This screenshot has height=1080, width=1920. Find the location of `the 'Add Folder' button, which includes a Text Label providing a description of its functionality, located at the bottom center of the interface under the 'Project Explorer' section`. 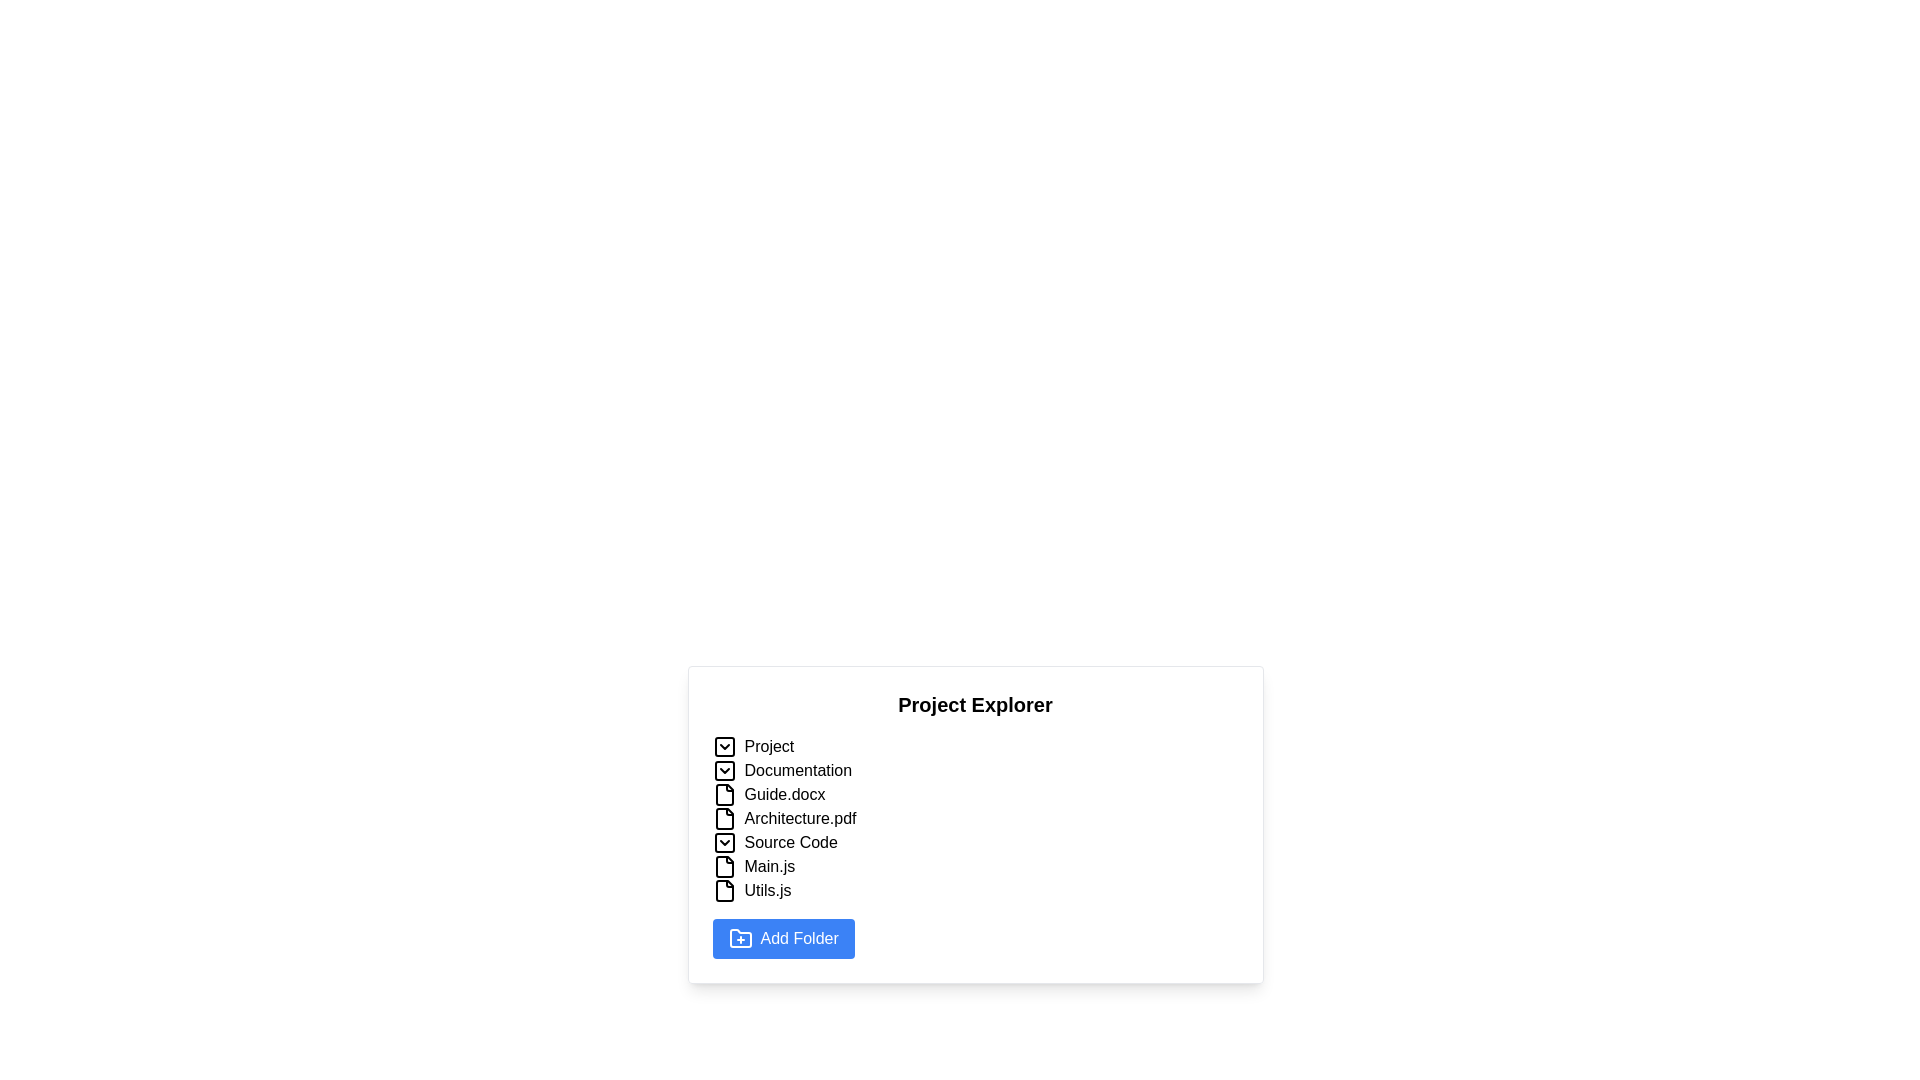

the 'Add Folder' button, which includes a Text Label providing a description of its functionality, located at the bottom center of the interface under the 'Project Explorer' section is located at coordinates (798, 938).